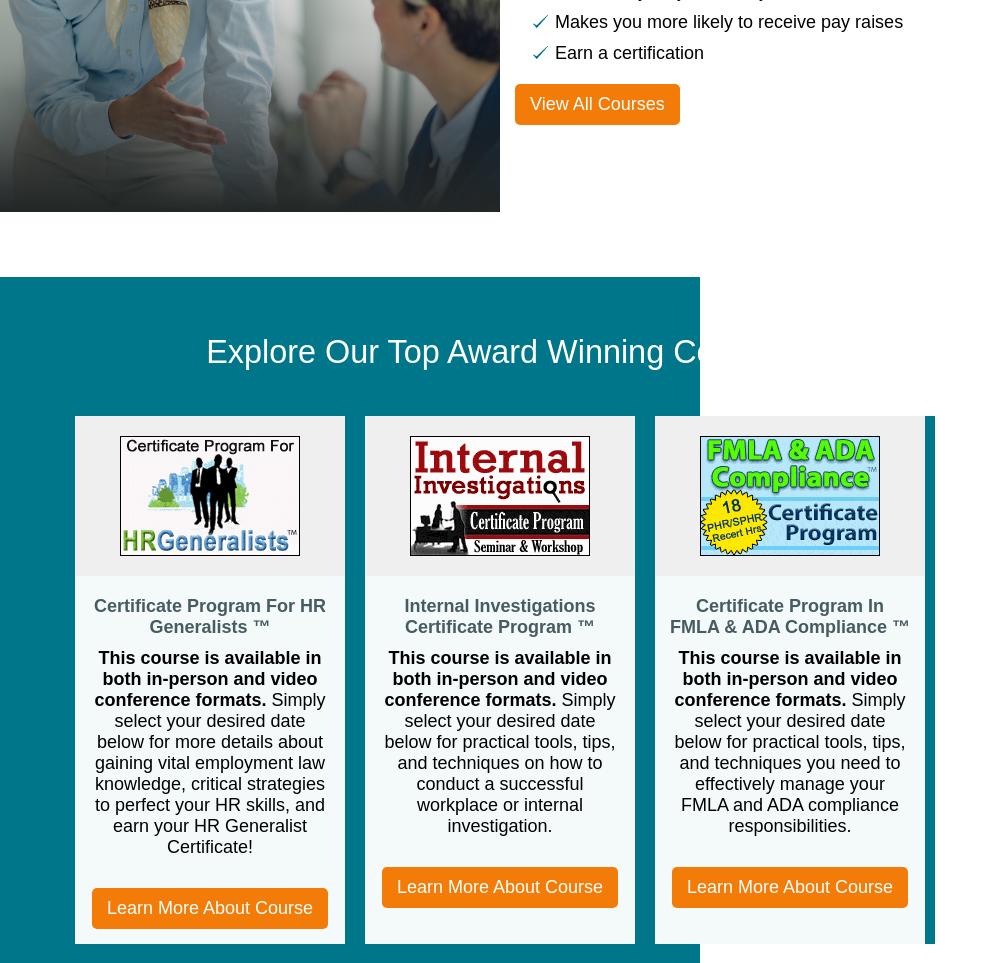 This screenshot has height=963, width=1000. What do you see at coordinates (208, 772) in the screenshot?
I see `'Simply select your desired date below for more details about gaining vital employment law knowledge, critical strategies to perfect your HR skills, and earn your HR Generalist Certificate!'` at bounding box center [208, 772].